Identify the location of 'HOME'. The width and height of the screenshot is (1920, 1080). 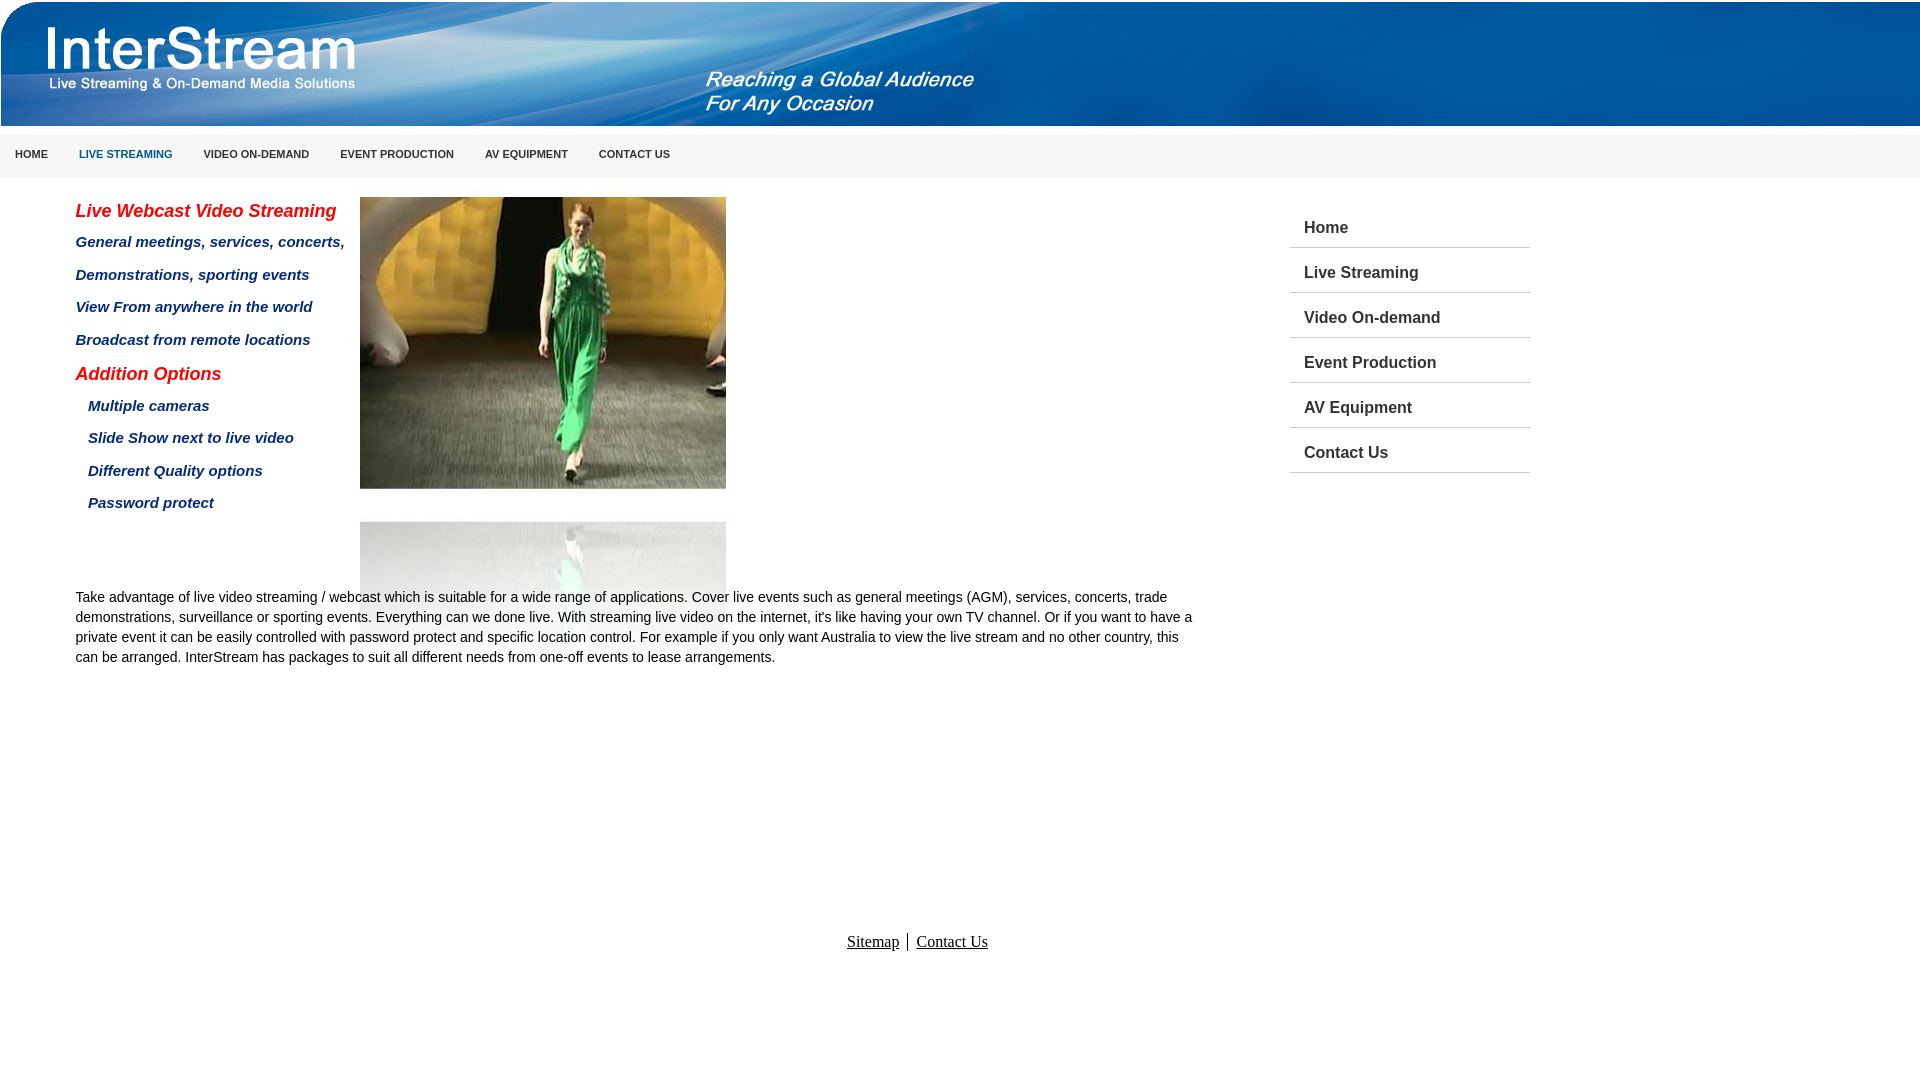
(31, 154).